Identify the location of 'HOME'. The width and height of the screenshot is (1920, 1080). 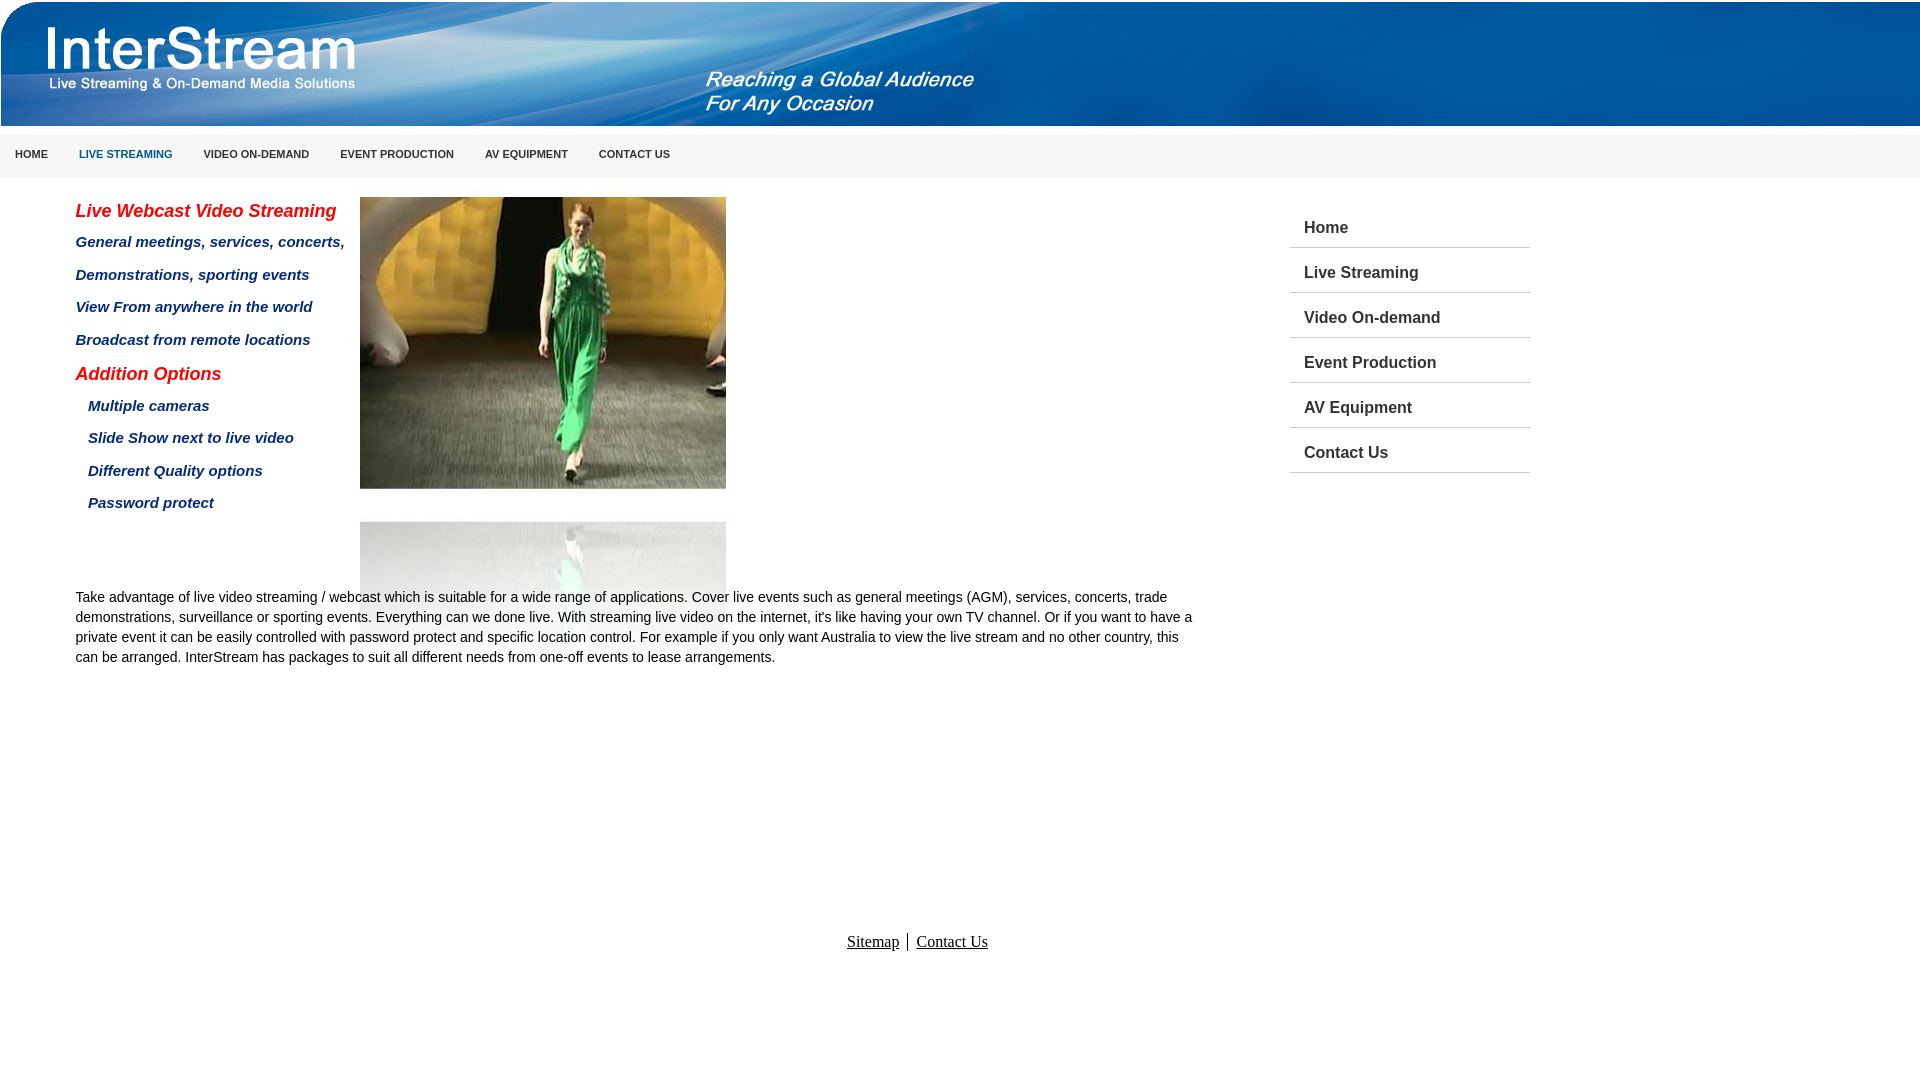
(31, 154).